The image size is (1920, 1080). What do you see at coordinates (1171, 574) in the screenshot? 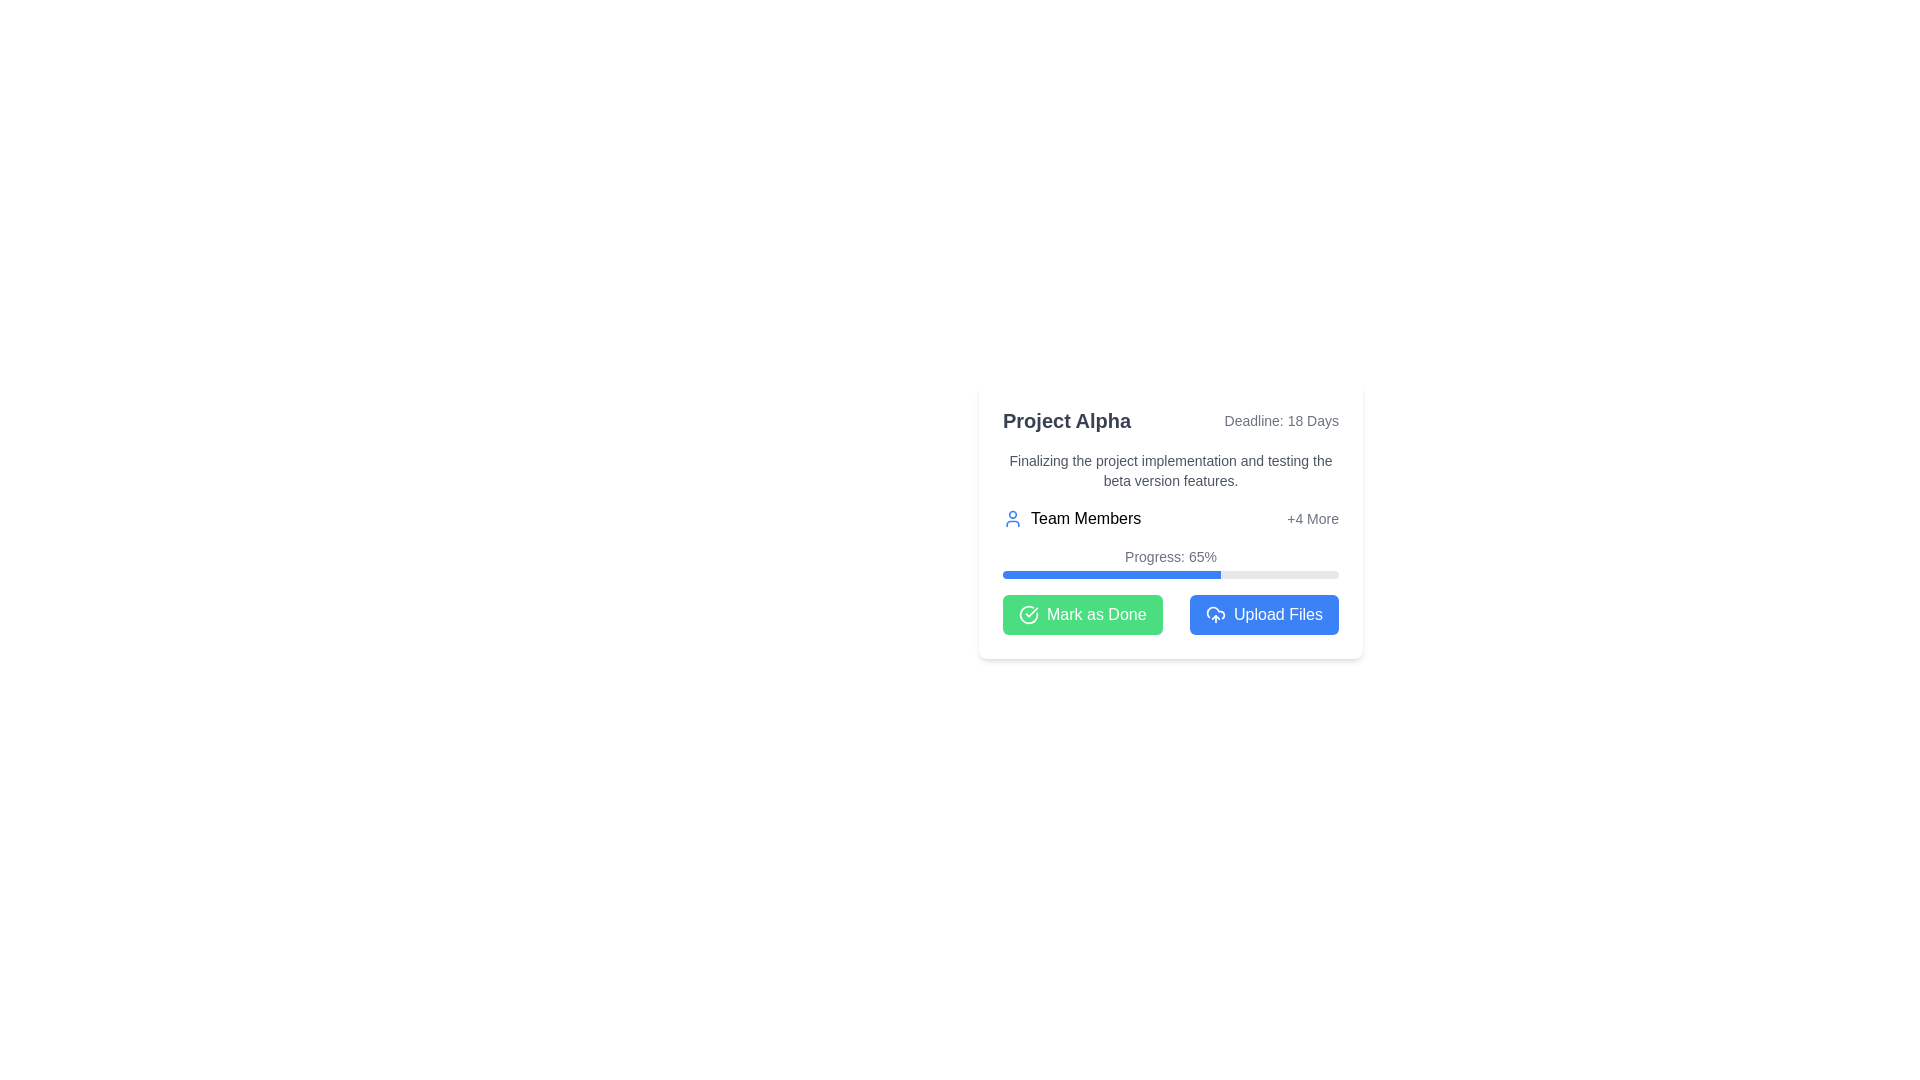
I see `the Progress Bar that indicates 65% completion, located beneath the label 'Progress: 65%'` at bounding box center [1171, 574].